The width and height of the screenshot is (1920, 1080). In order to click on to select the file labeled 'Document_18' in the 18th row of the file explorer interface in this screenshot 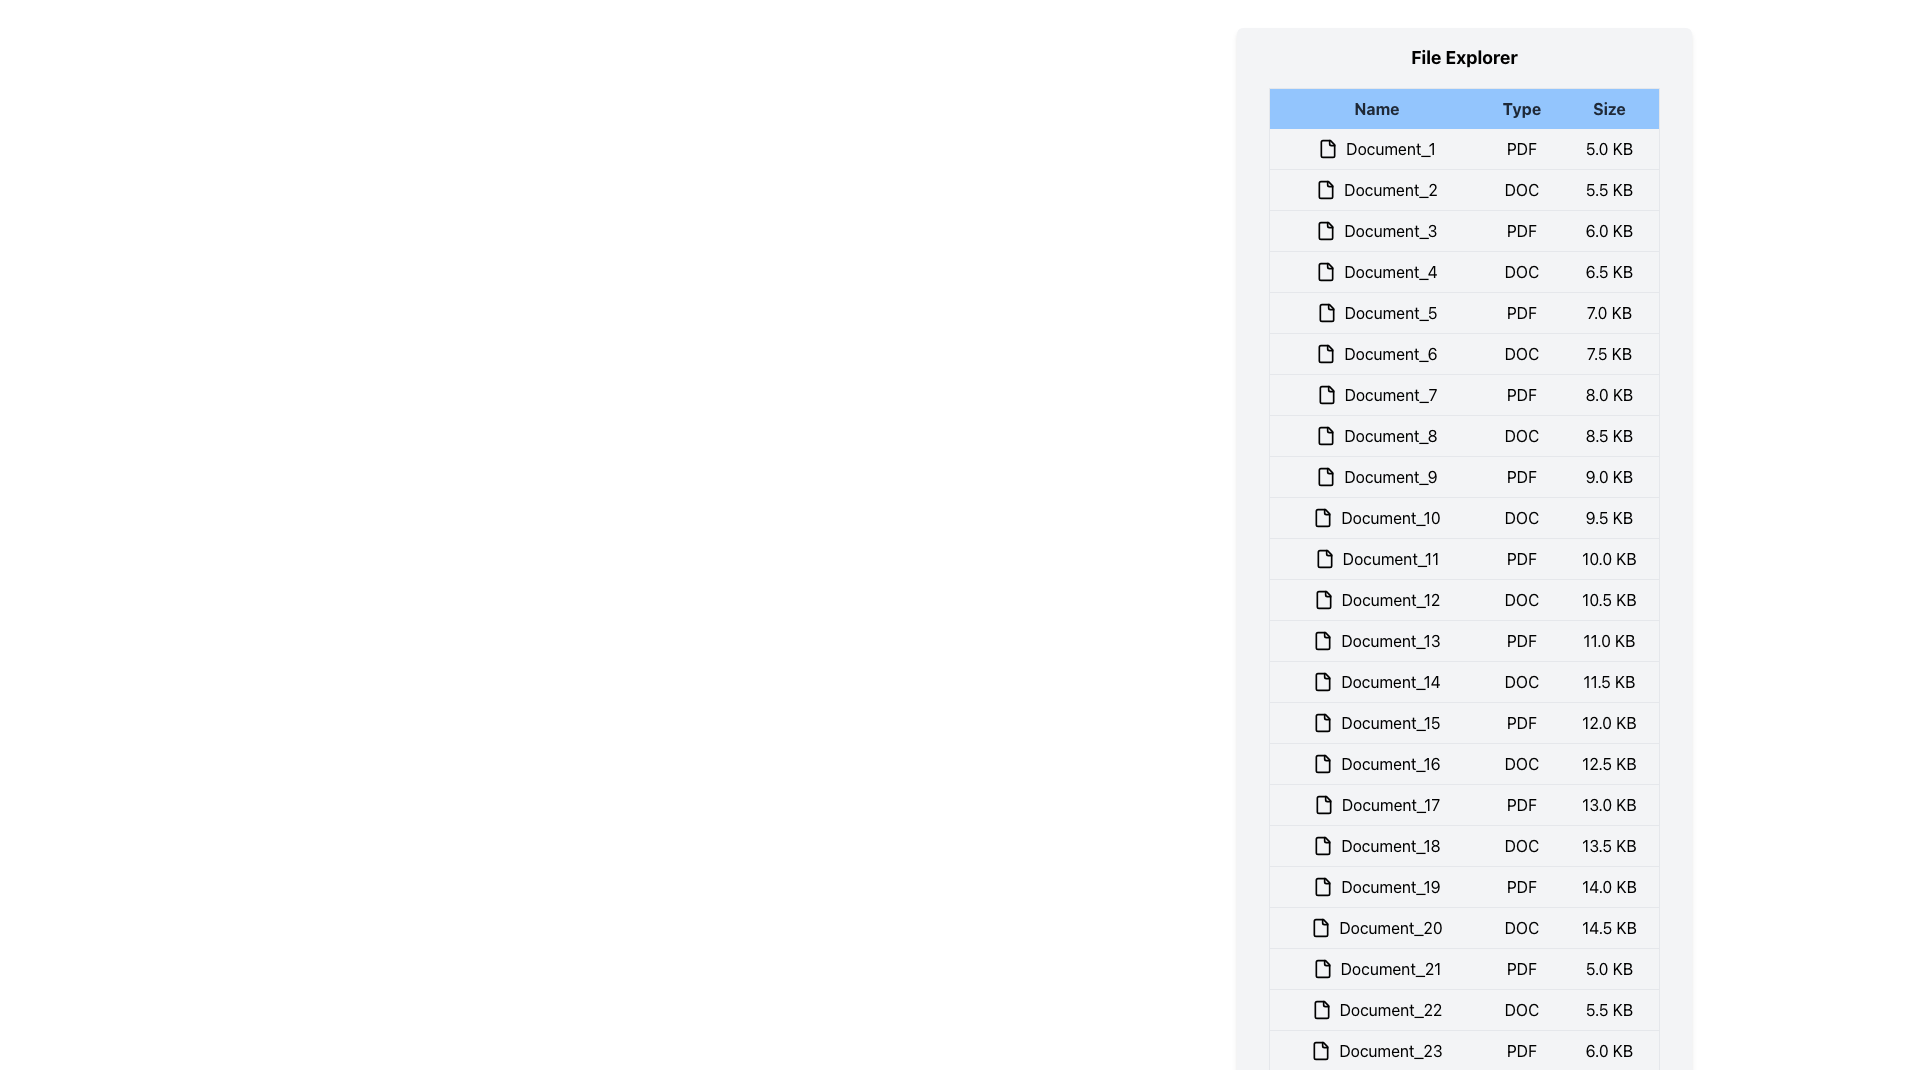, I will do `click(1376, 845)`.